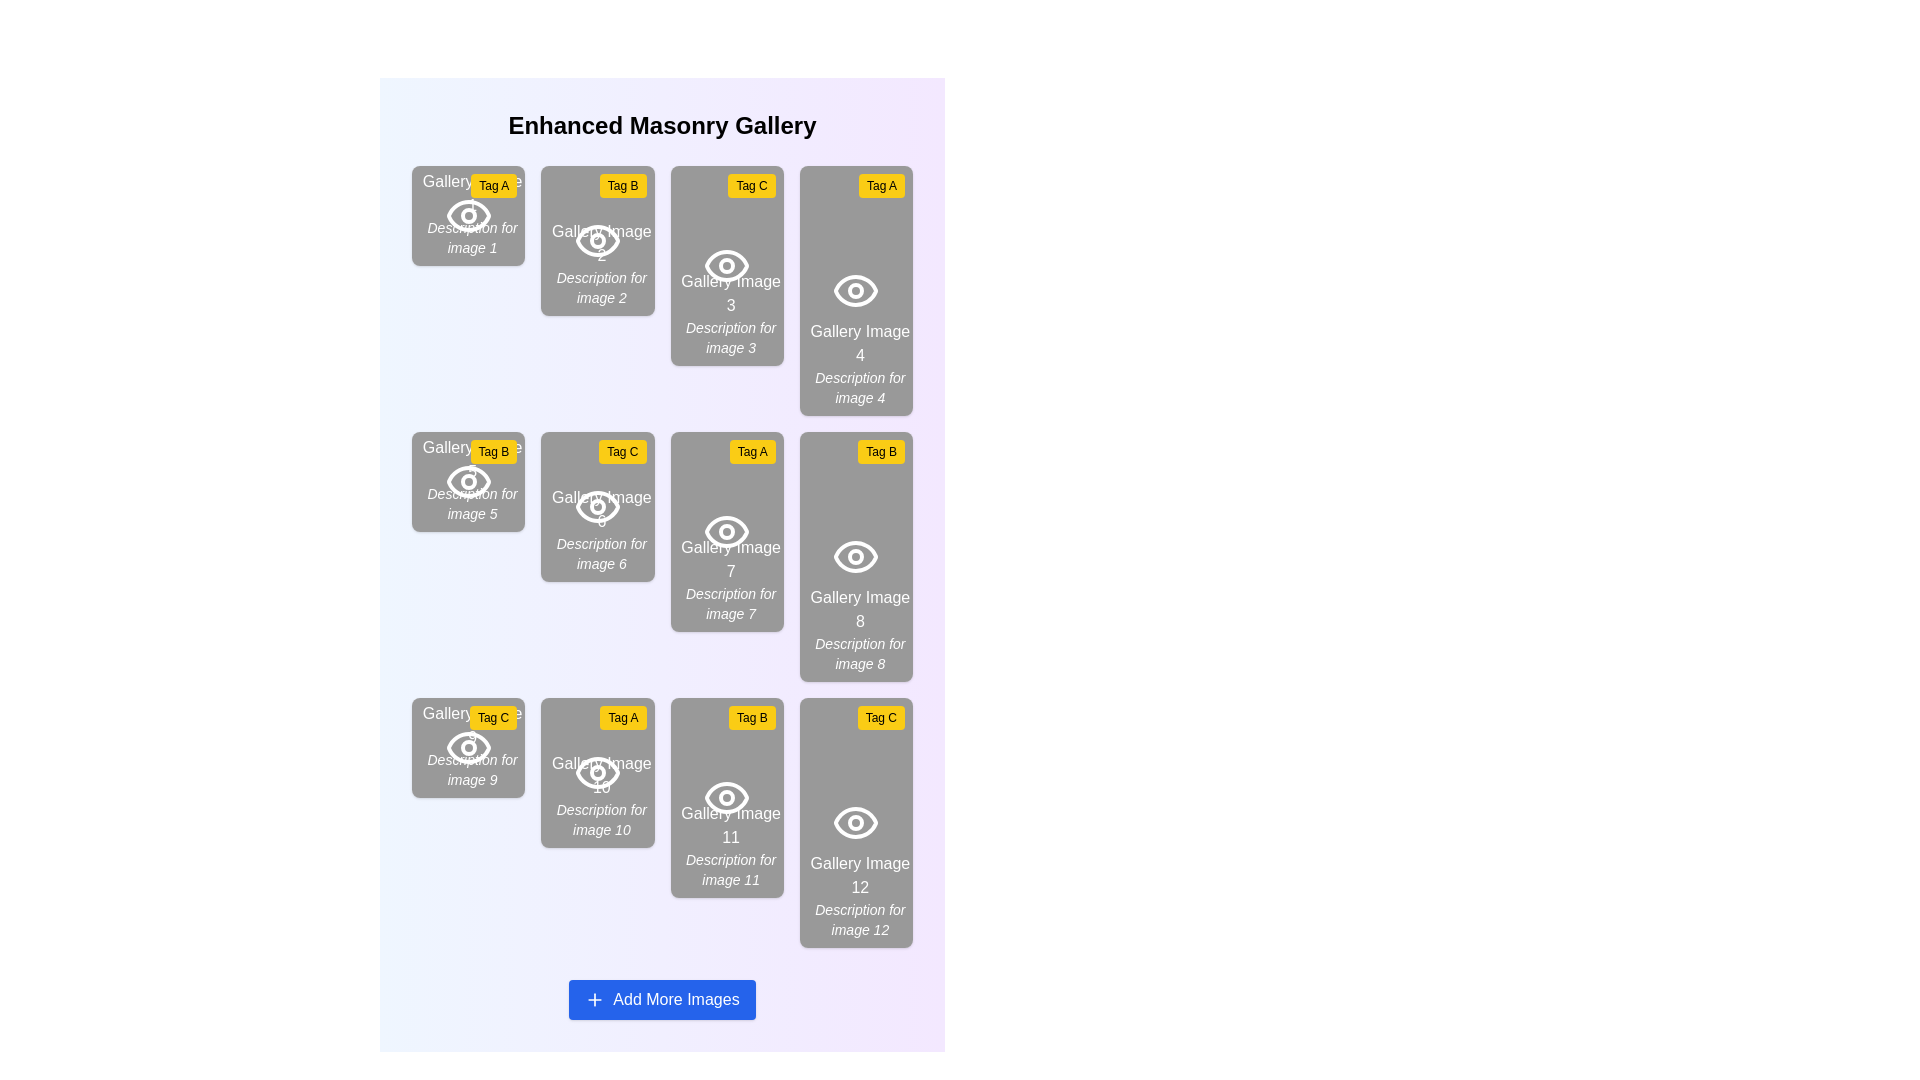 Image resolution: width=1920 pixels, height=1080 pixels. Describe the element at coordinates (860, 654) in the screenshot. I see `the descriptive label text located below the title text for 'Gallery Image 8', which is the second piece of text in the grid layout` at that location.